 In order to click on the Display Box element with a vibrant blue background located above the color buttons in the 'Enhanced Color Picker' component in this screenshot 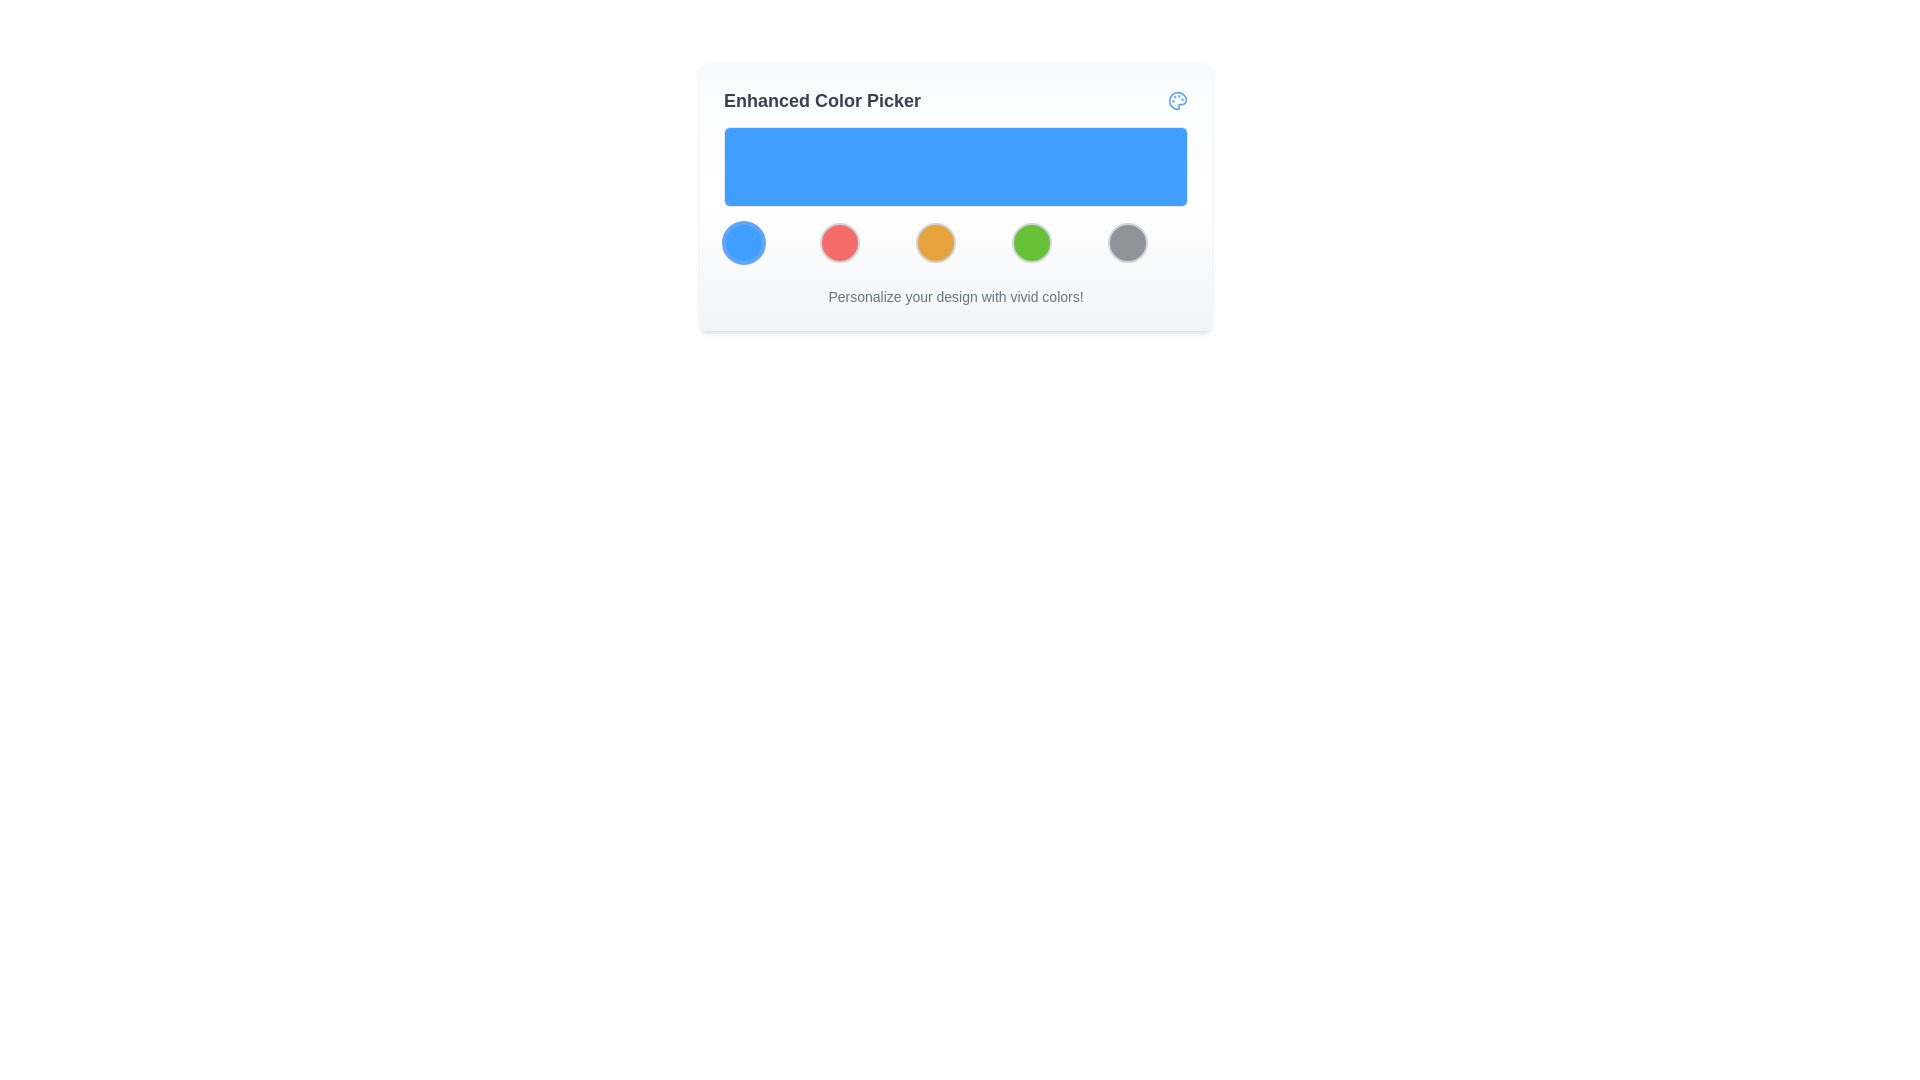, I will do `click(954, 195)`.